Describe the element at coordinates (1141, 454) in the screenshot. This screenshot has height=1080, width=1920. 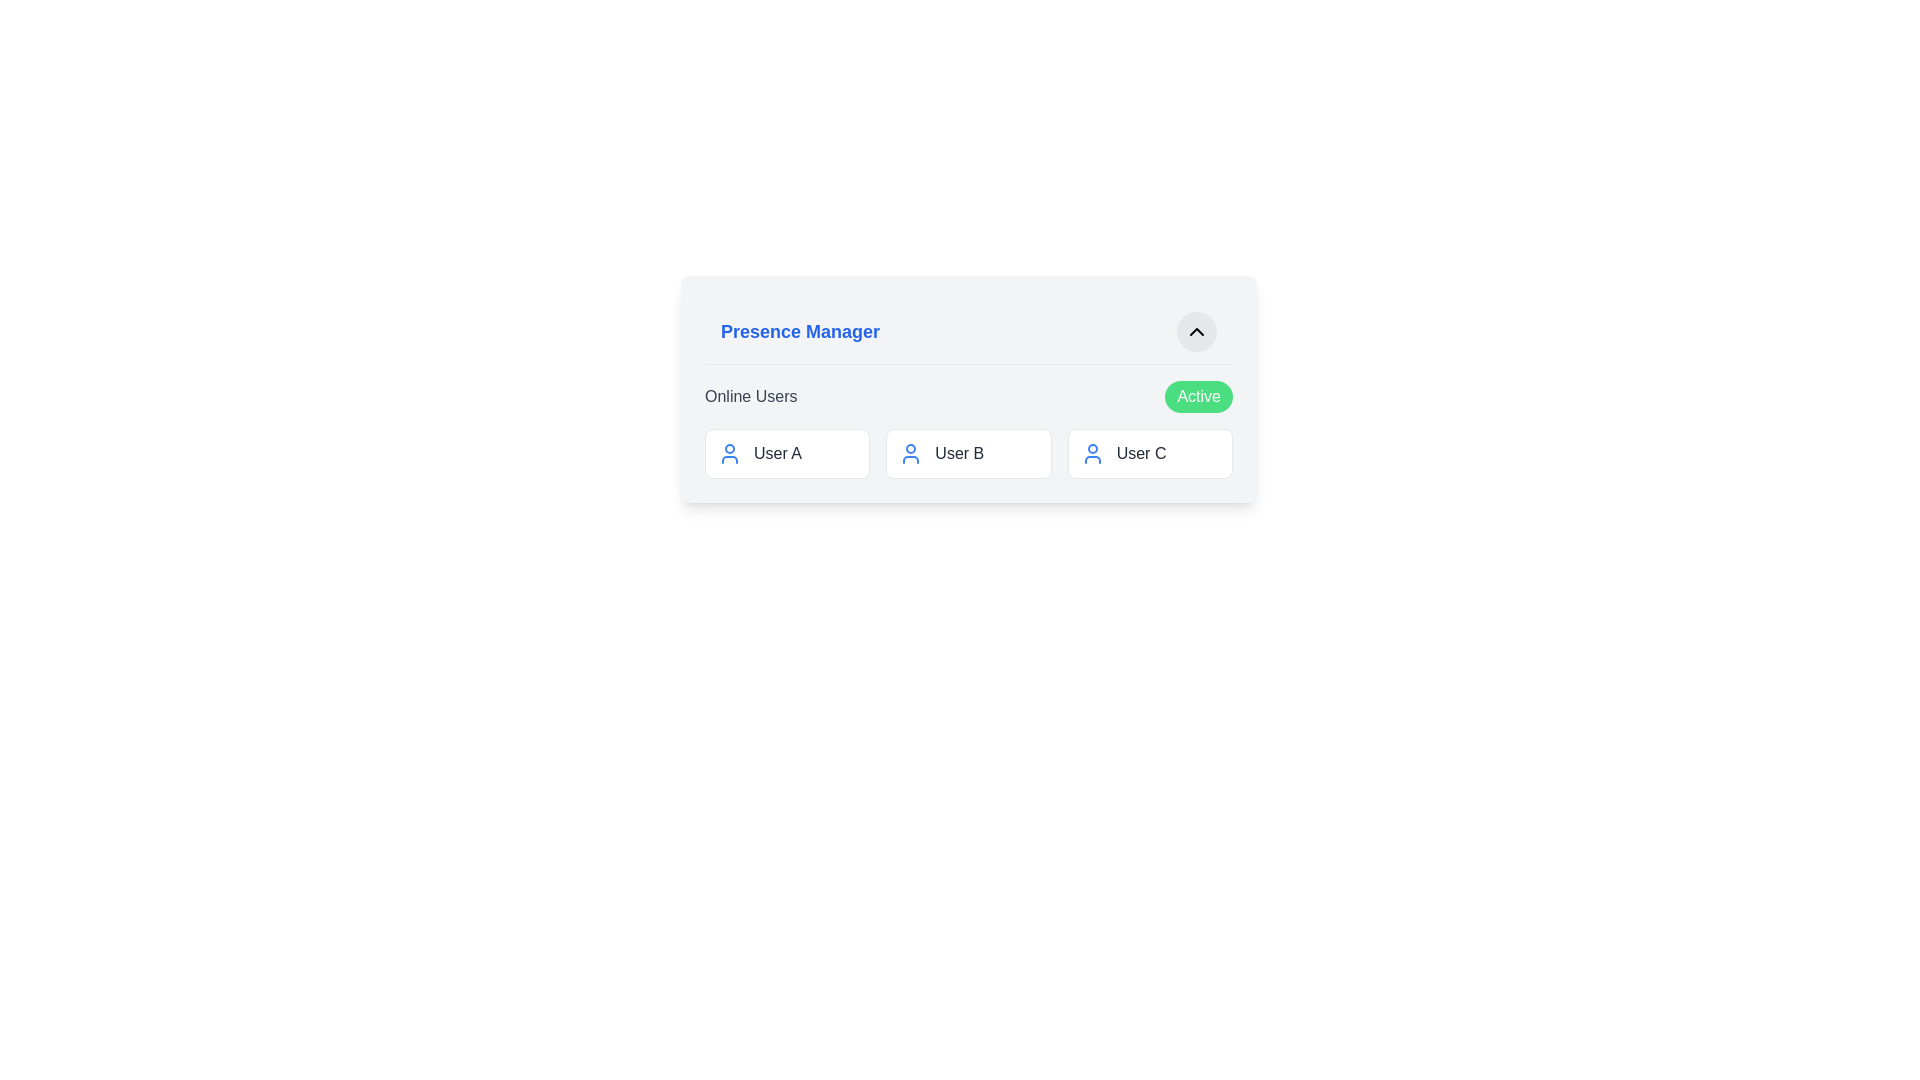
I see `the text label identifying 'User C', which is the rightmost text component in a horizontal list of user entries` at that location.